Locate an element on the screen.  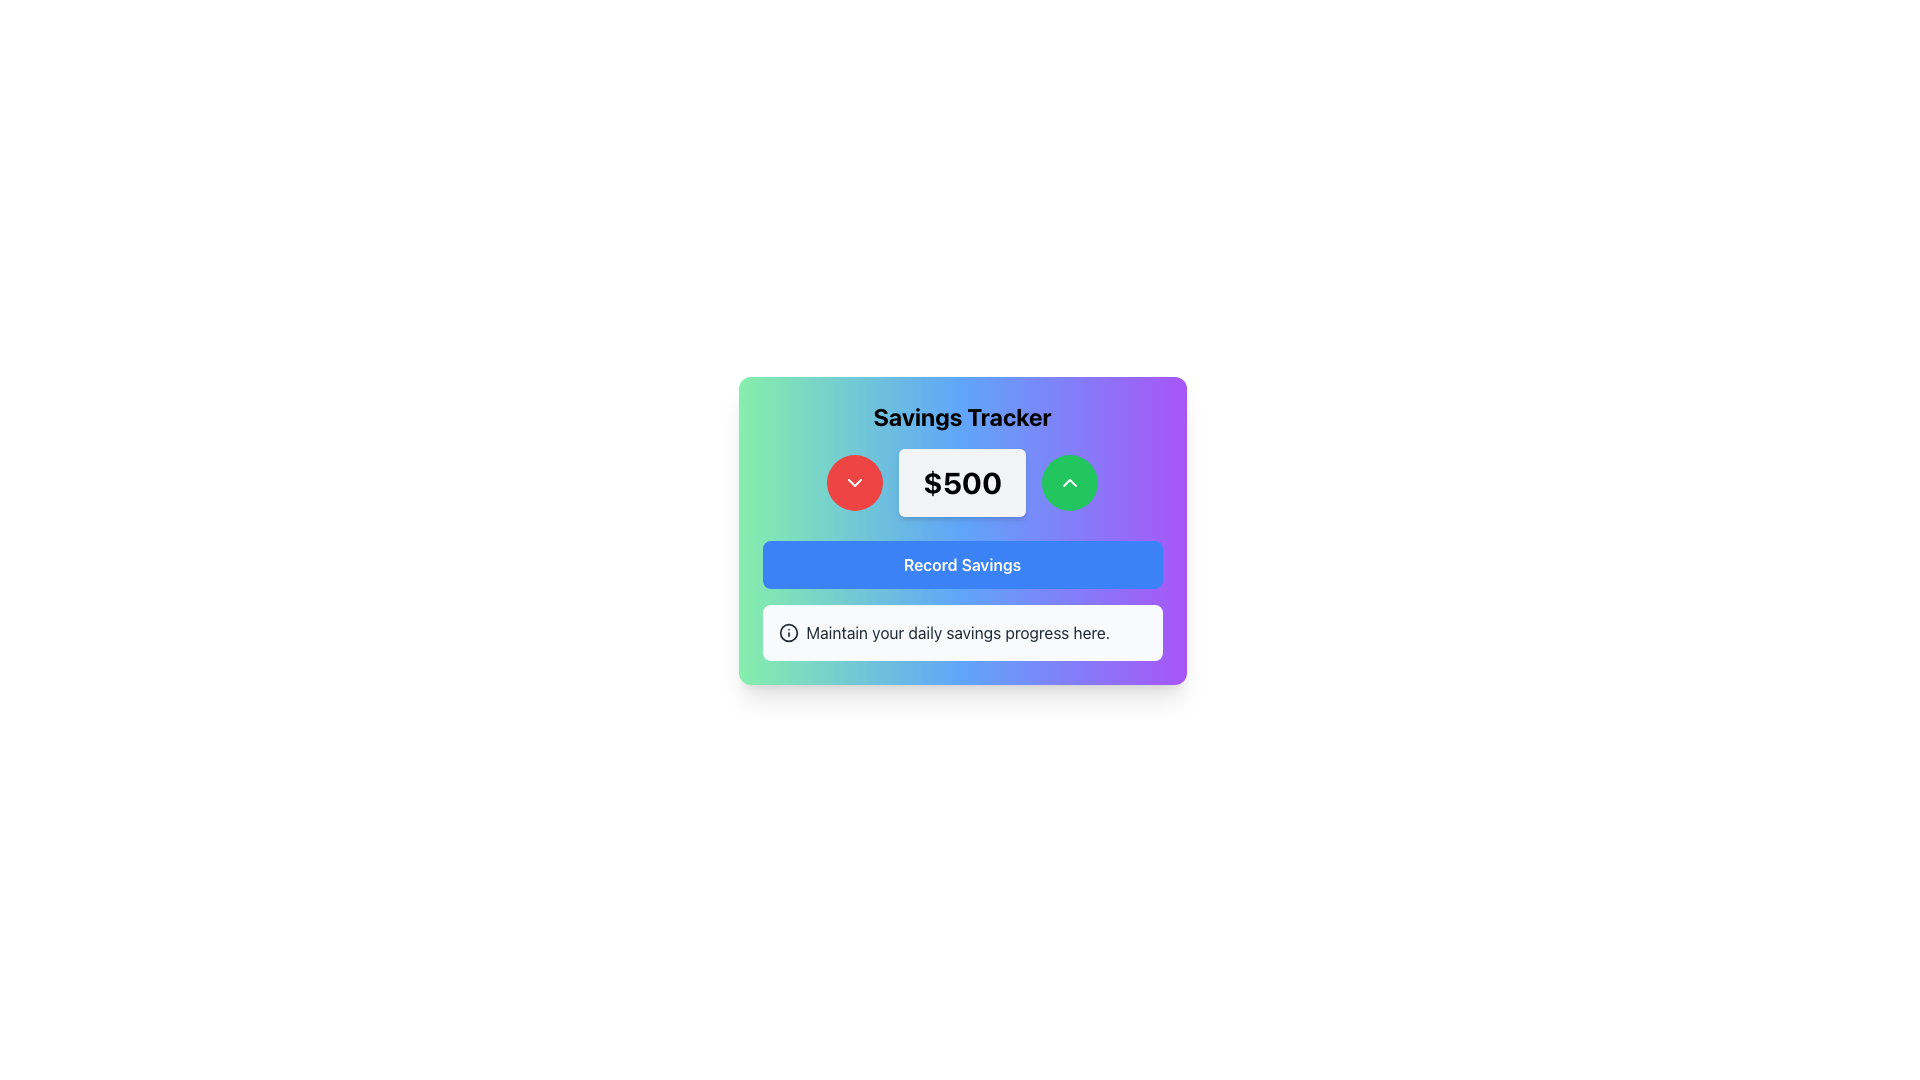
informational text box containing the message 'Maintain your daily savings progress here.' located below the blue 'Record Savings' button in the bottom section of the card component is located at coordinates (962, 632).